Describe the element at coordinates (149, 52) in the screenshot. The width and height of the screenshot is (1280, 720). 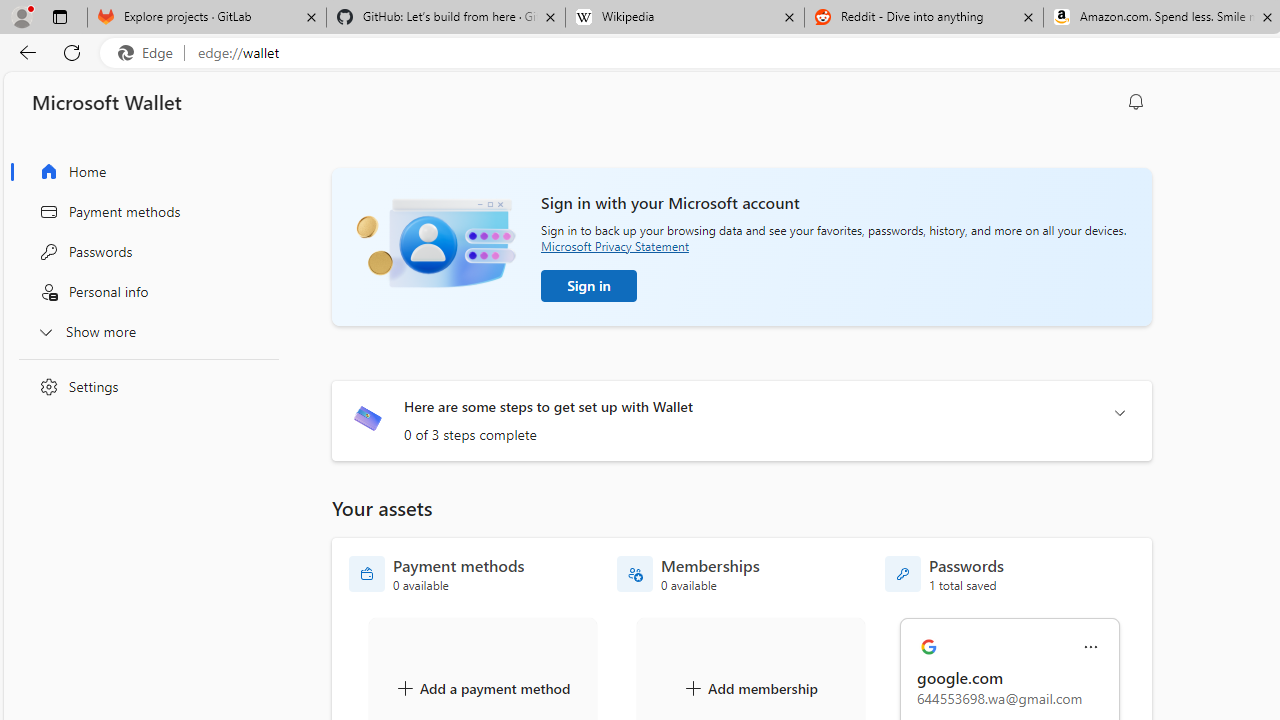
I see `'Edge'` at that location.